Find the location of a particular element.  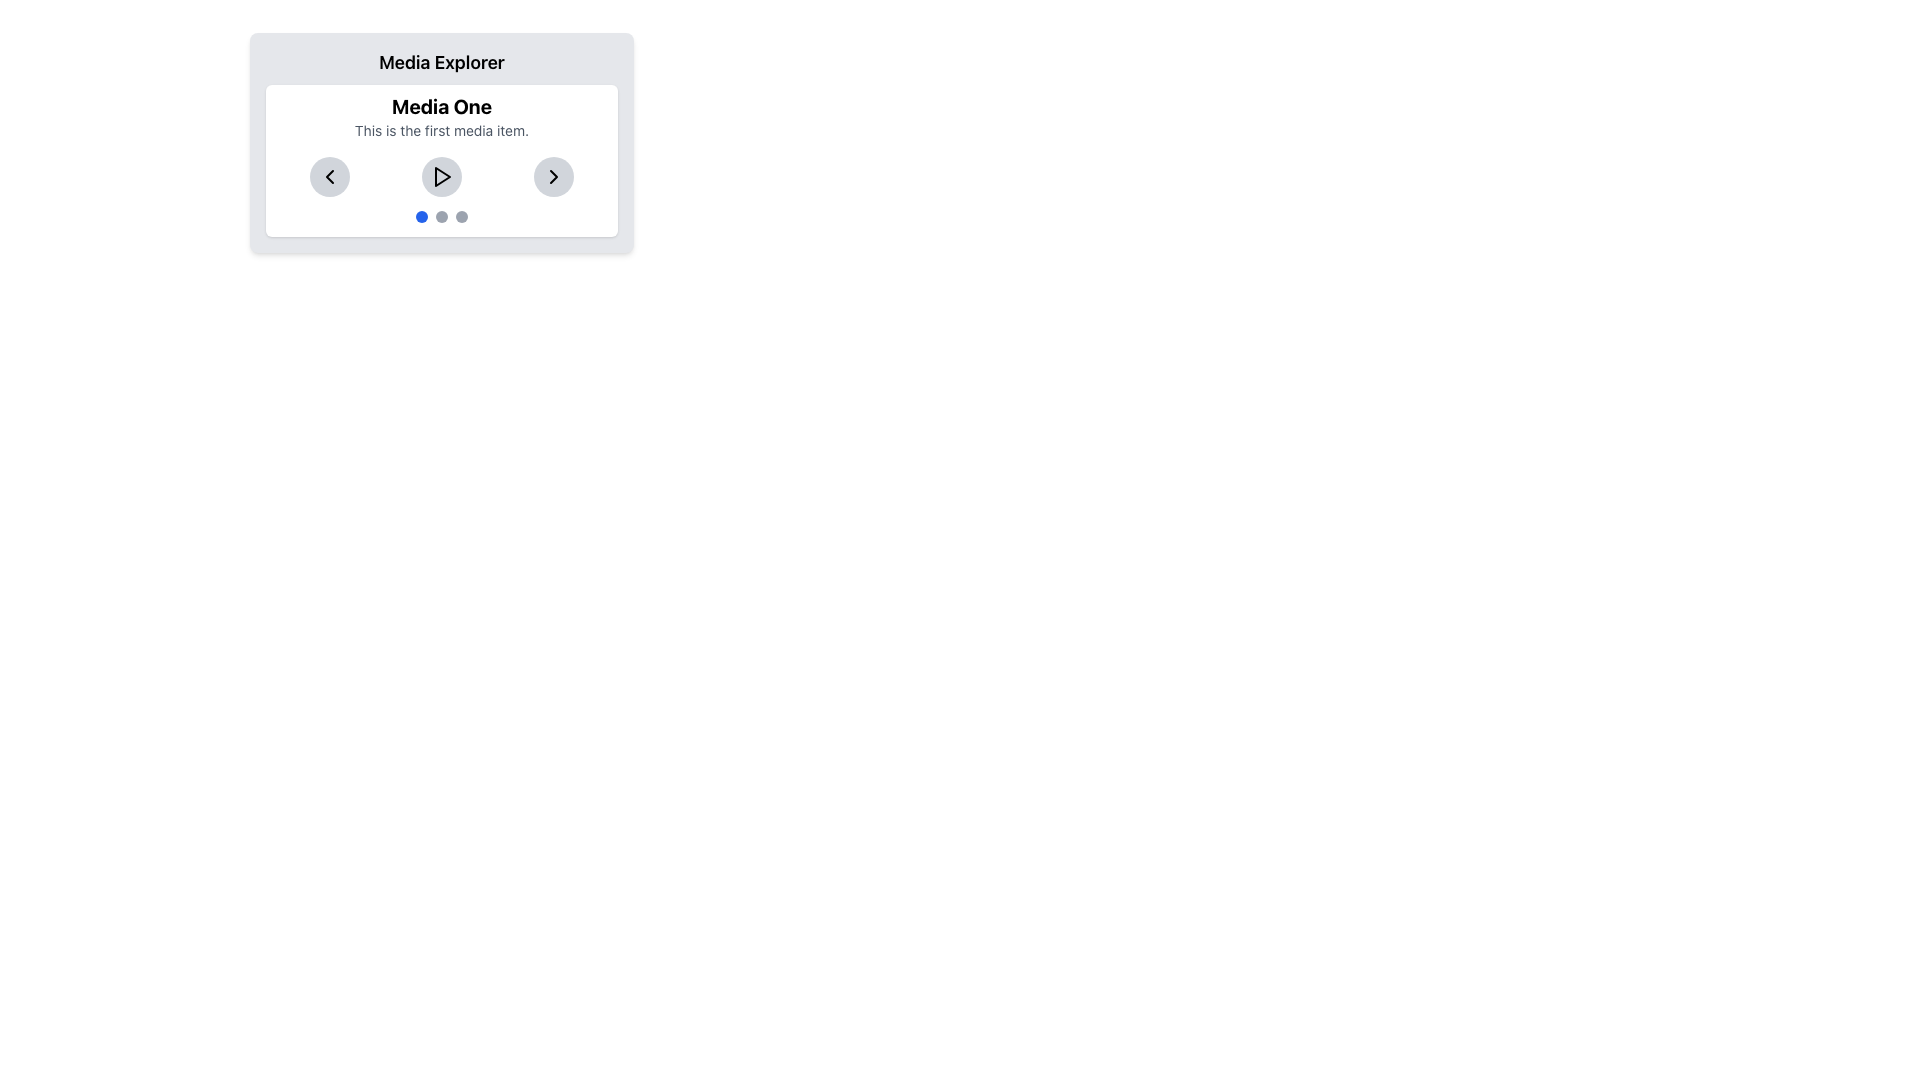

the third Navigation Indicator Dot, which is a small circular dot with a gray background is located at coordinates (460, 216).